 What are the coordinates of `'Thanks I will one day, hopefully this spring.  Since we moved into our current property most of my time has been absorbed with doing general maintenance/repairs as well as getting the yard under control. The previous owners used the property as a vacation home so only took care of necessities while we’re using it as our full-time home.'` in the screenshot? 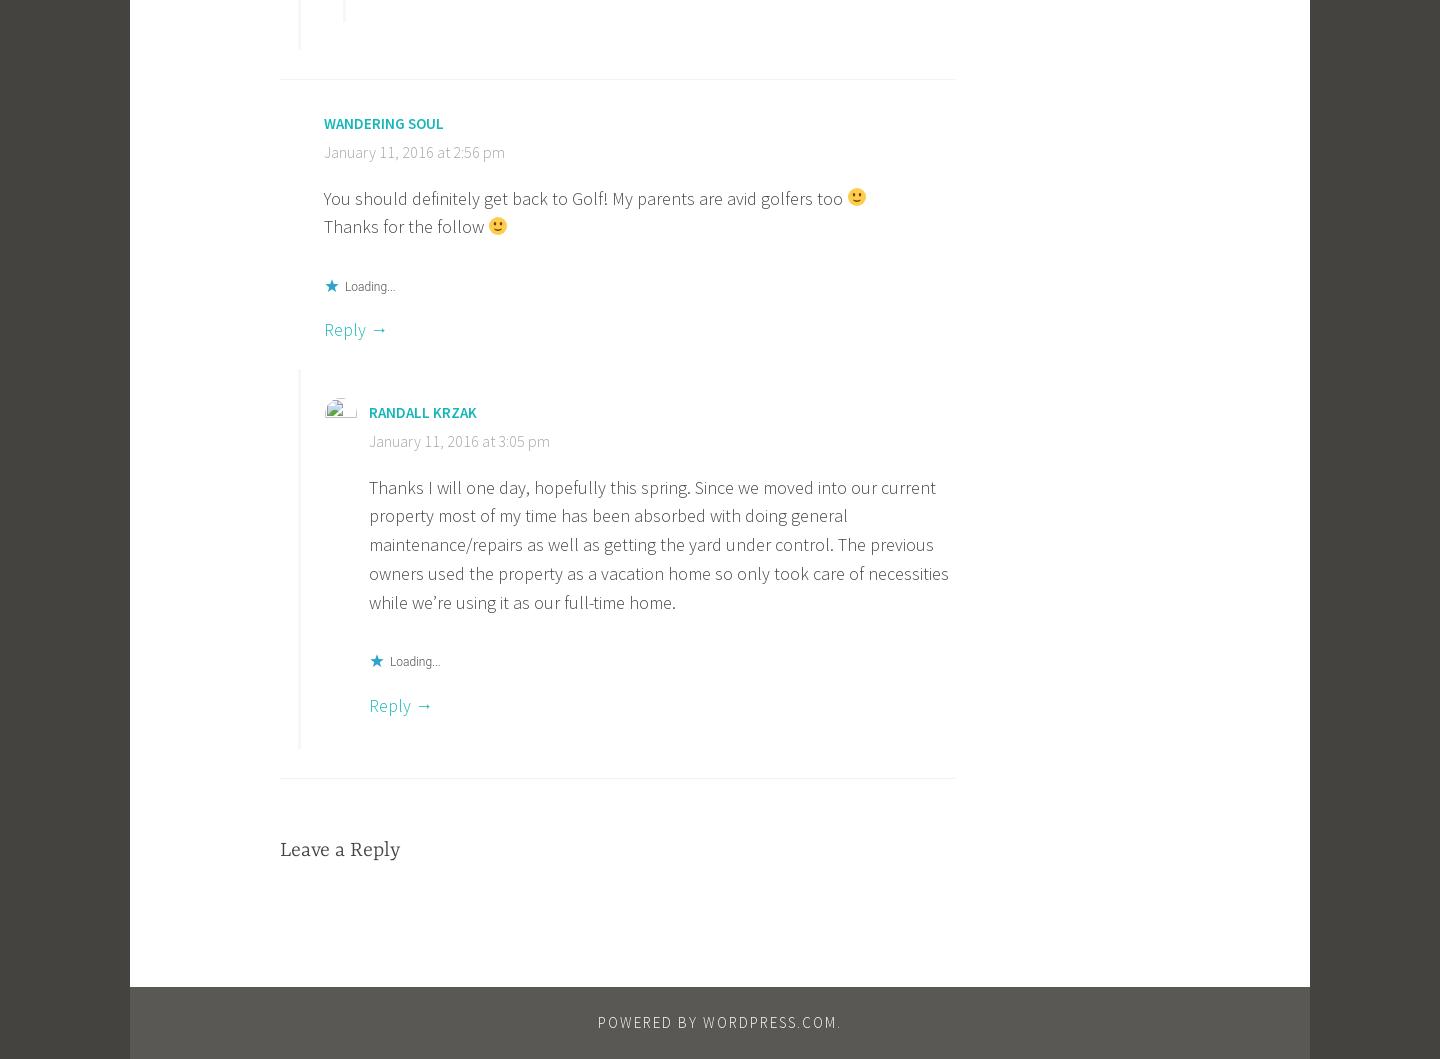 It's located at (657, 543).